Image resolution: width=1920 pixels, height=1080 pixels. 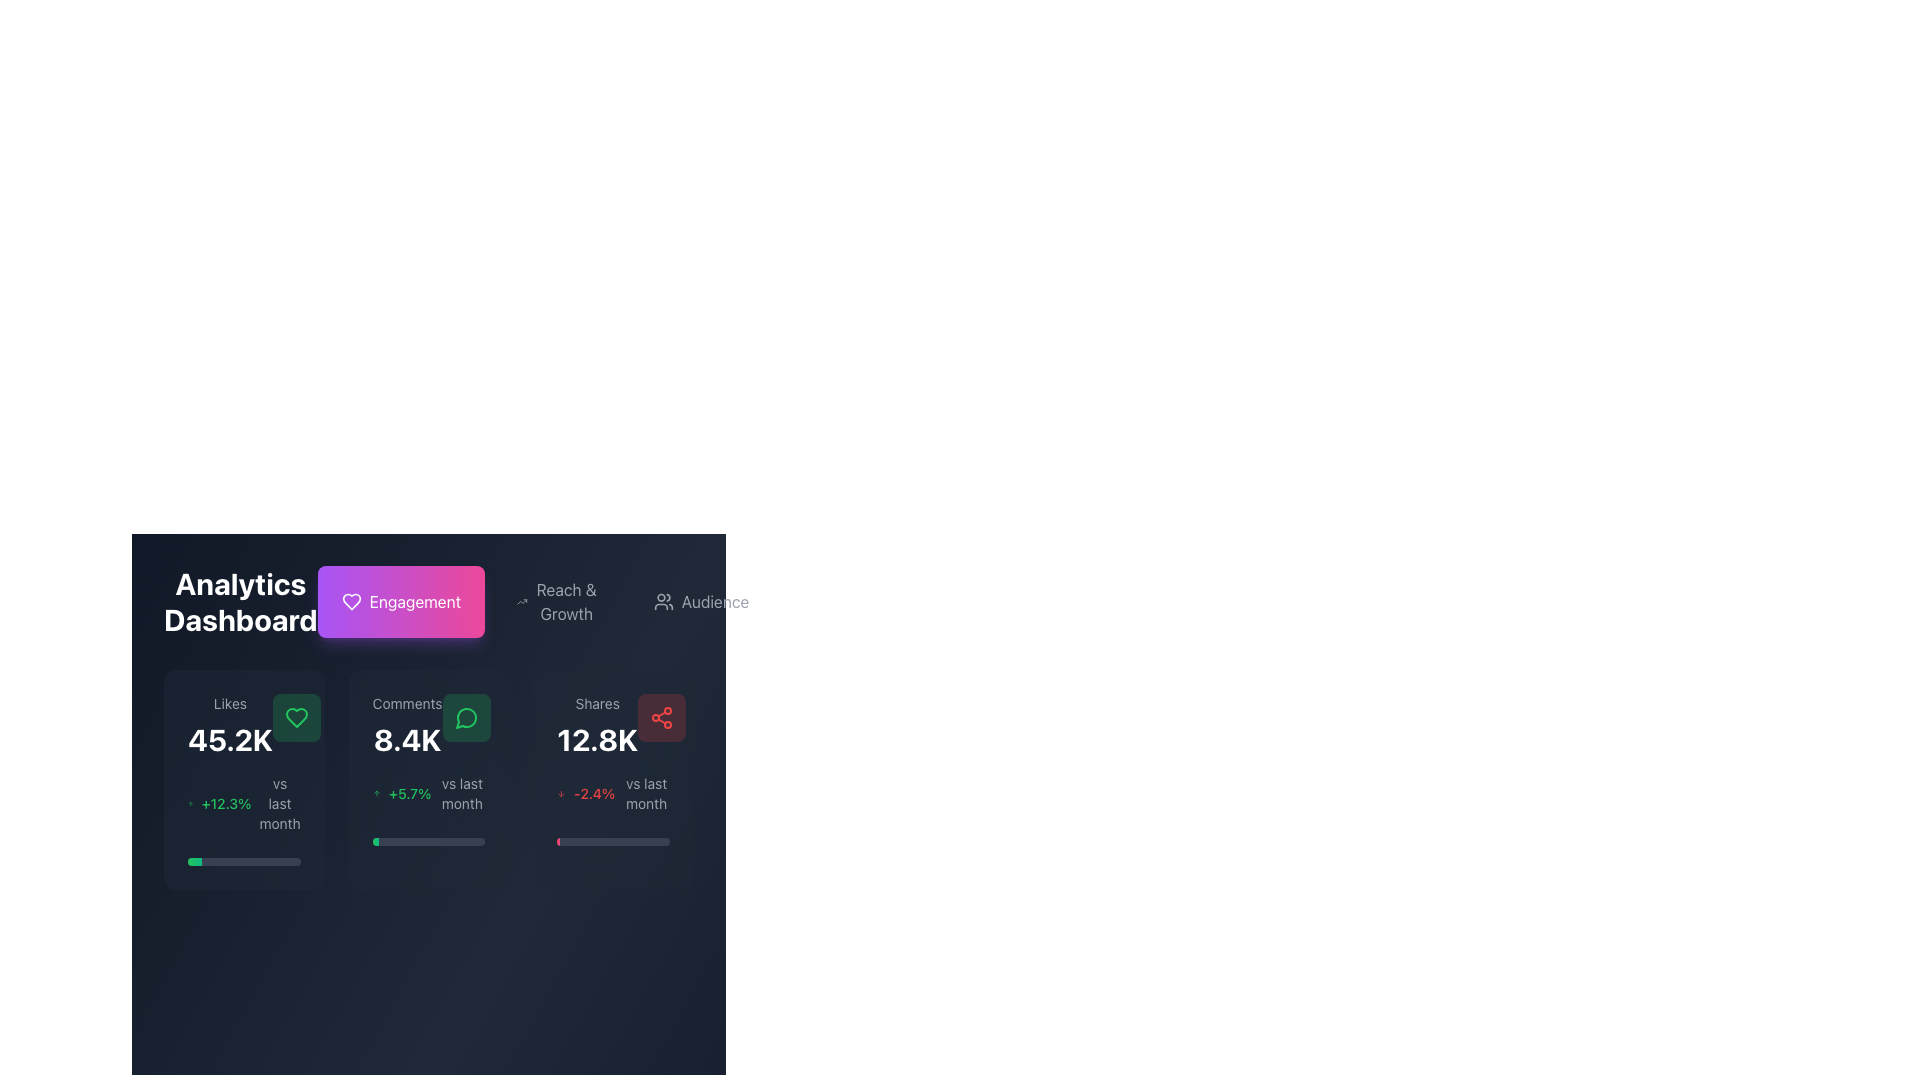 What do you see at coordinates (545, 600) in the screenshot?
I see `the 'Reach & Growth' button located in the upper center navigation section, positioned between 'Engagement' and 'Audience'` at bounding box center [545, 600].